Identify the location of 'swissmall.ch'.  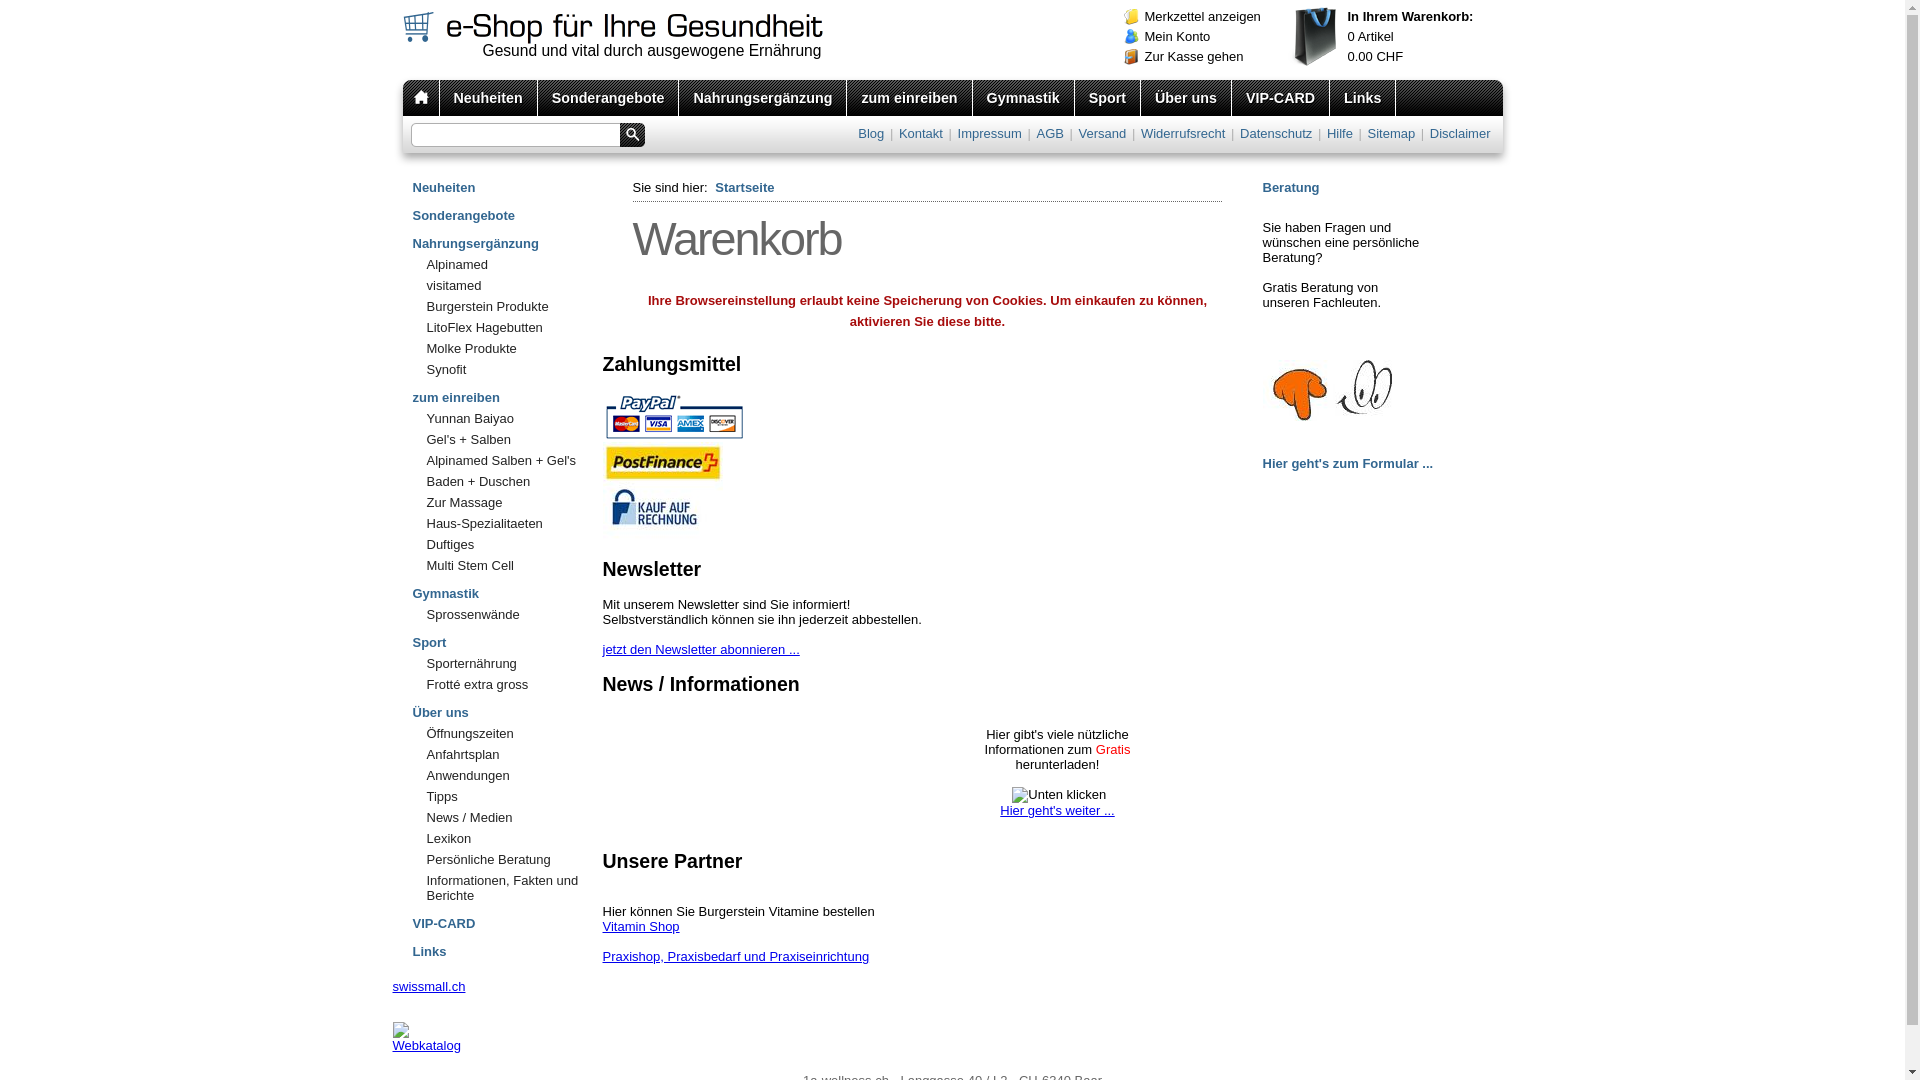
(427, 985).